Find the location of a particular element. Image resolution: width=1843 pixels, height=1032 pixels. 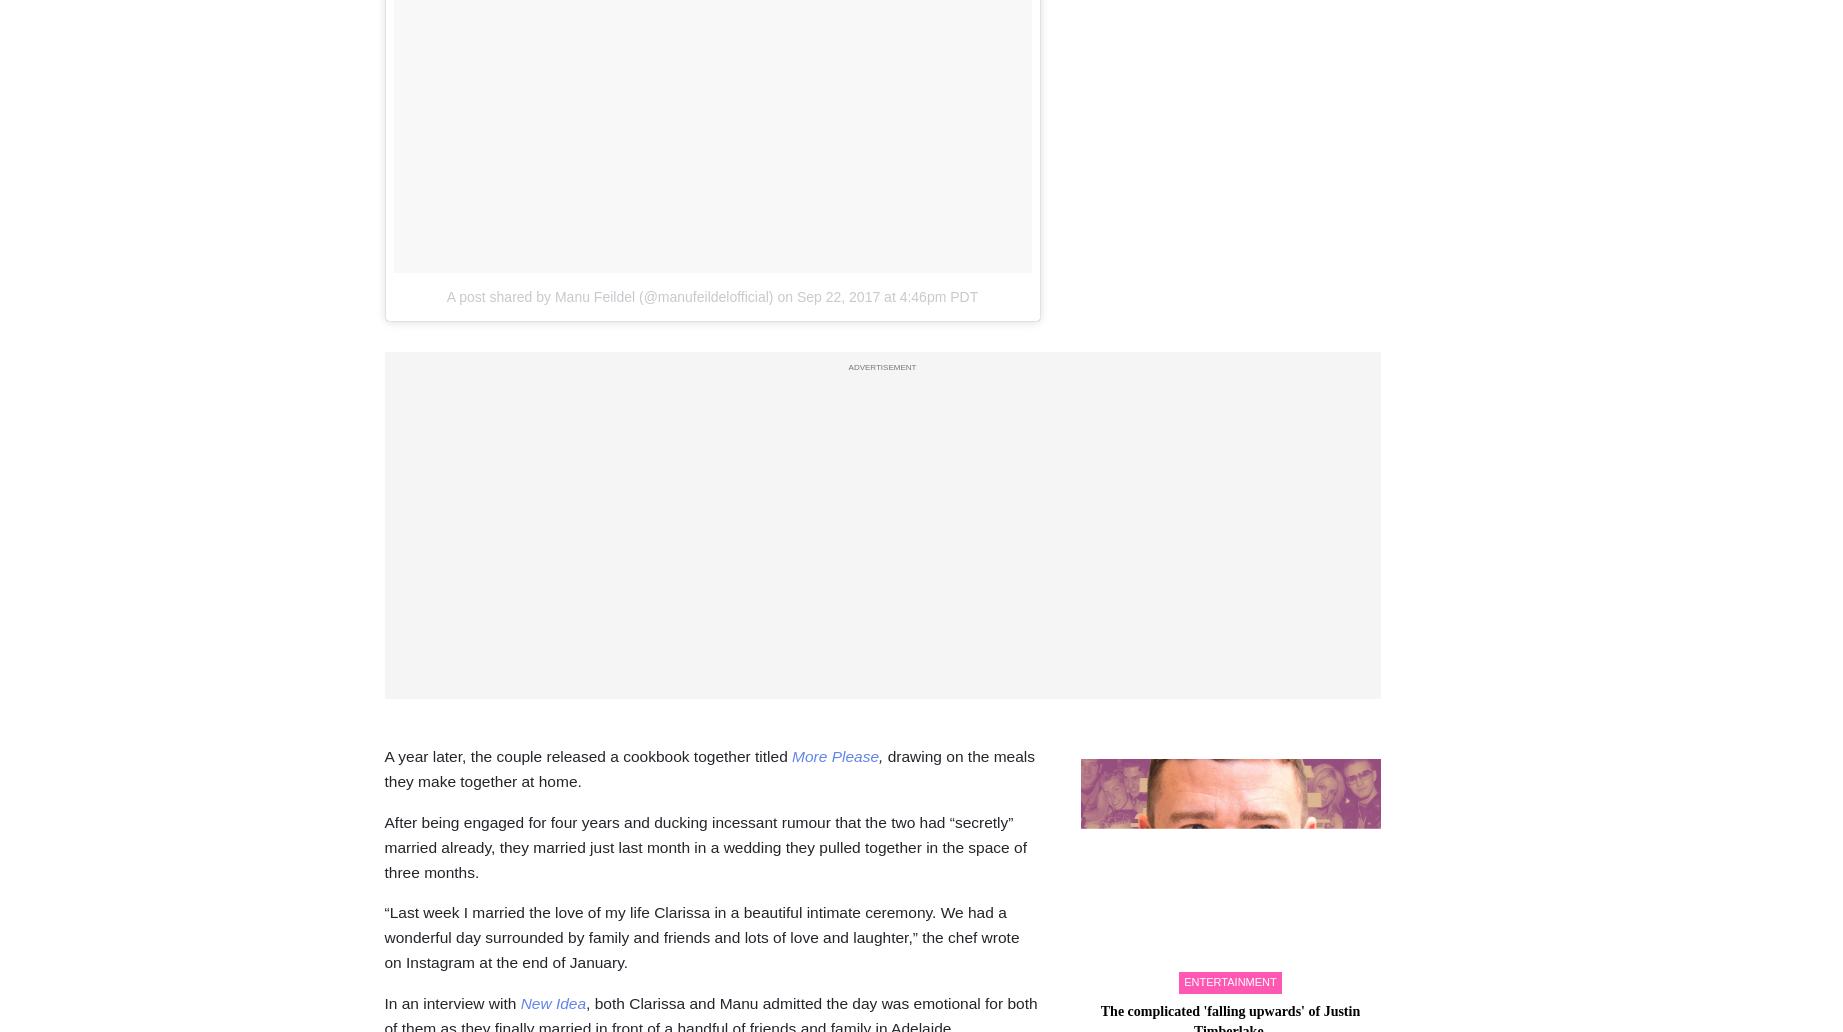

'More Please' is located at coordinates (835, 755).